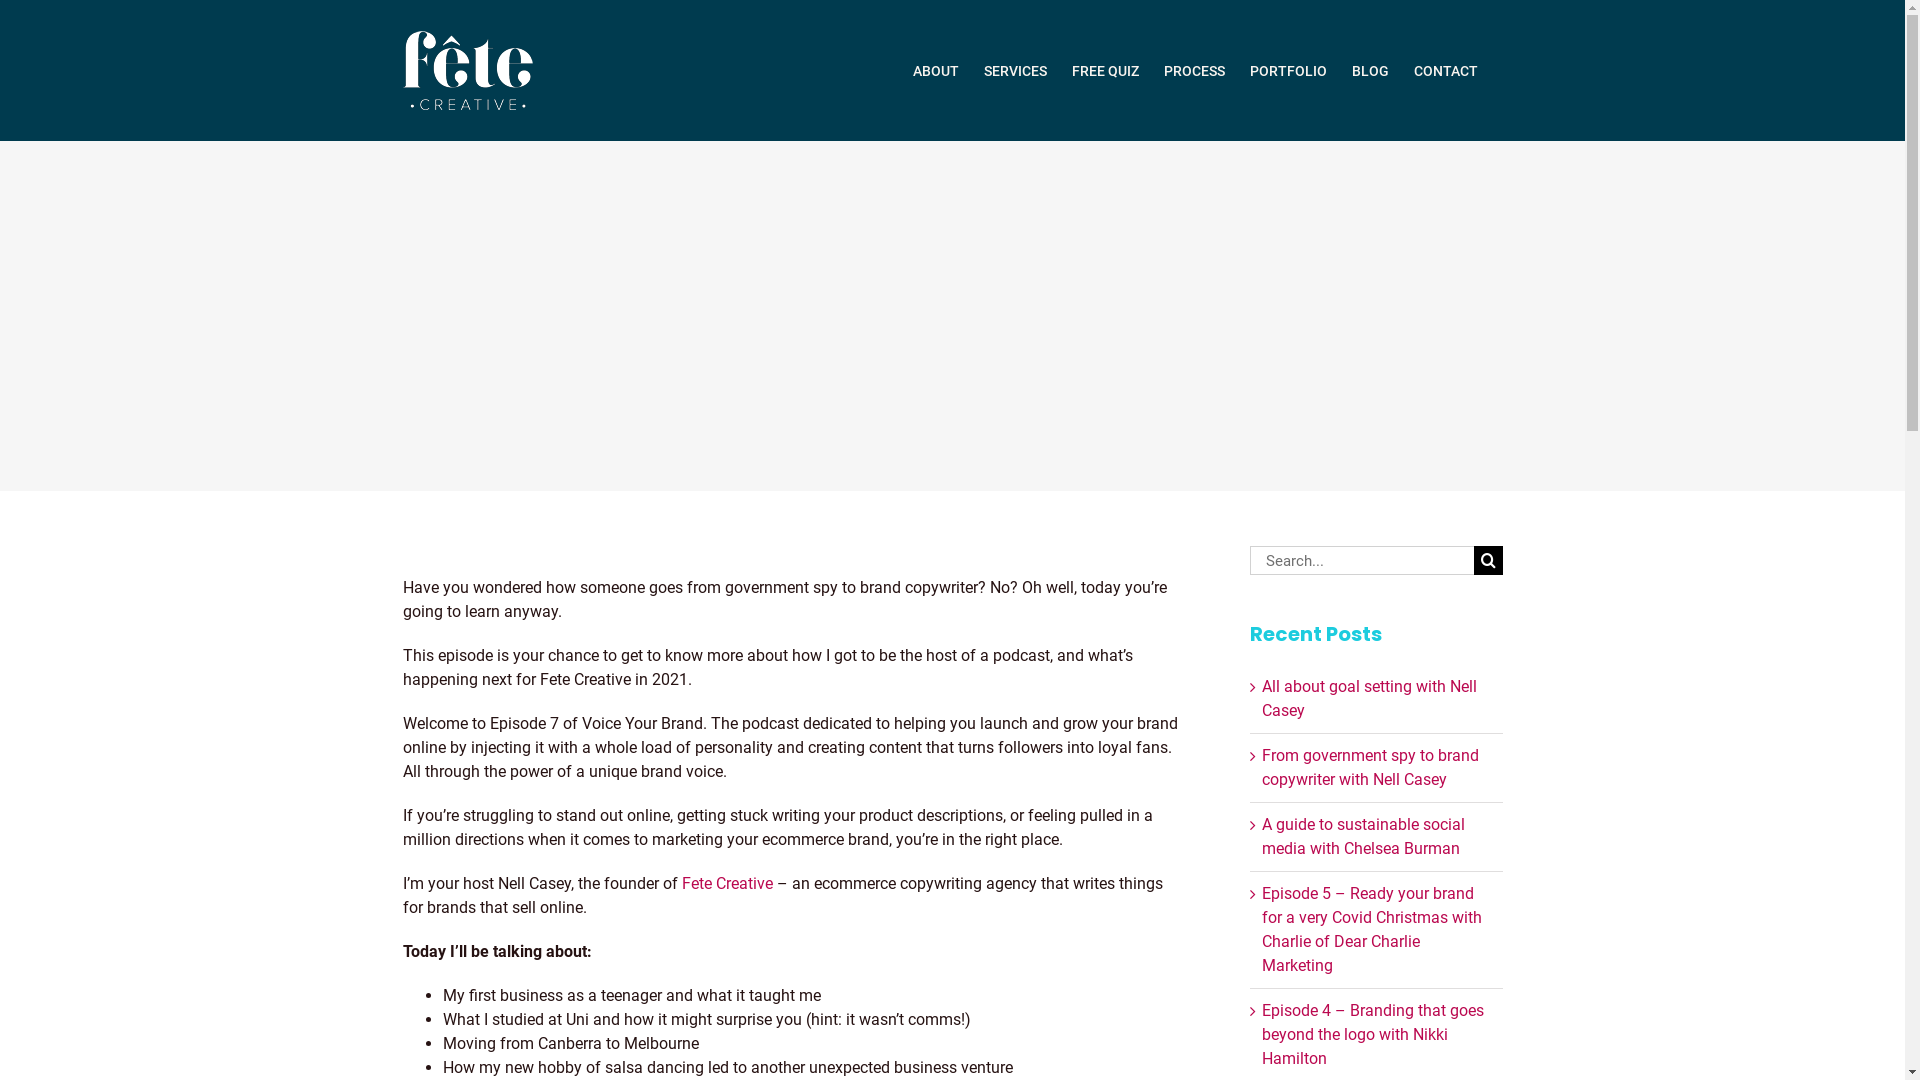 The width and height of the screenshot is (1920, 1080). I want to click on 'Fete Creative', so click(726, 882).